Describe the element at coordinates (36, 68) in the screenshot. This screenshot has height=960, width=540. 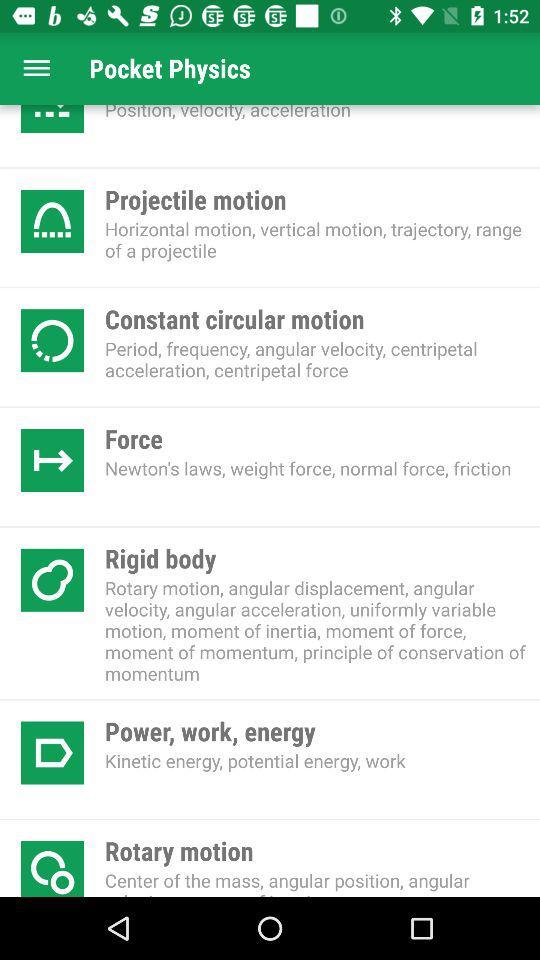
I see `main menu` at that location.